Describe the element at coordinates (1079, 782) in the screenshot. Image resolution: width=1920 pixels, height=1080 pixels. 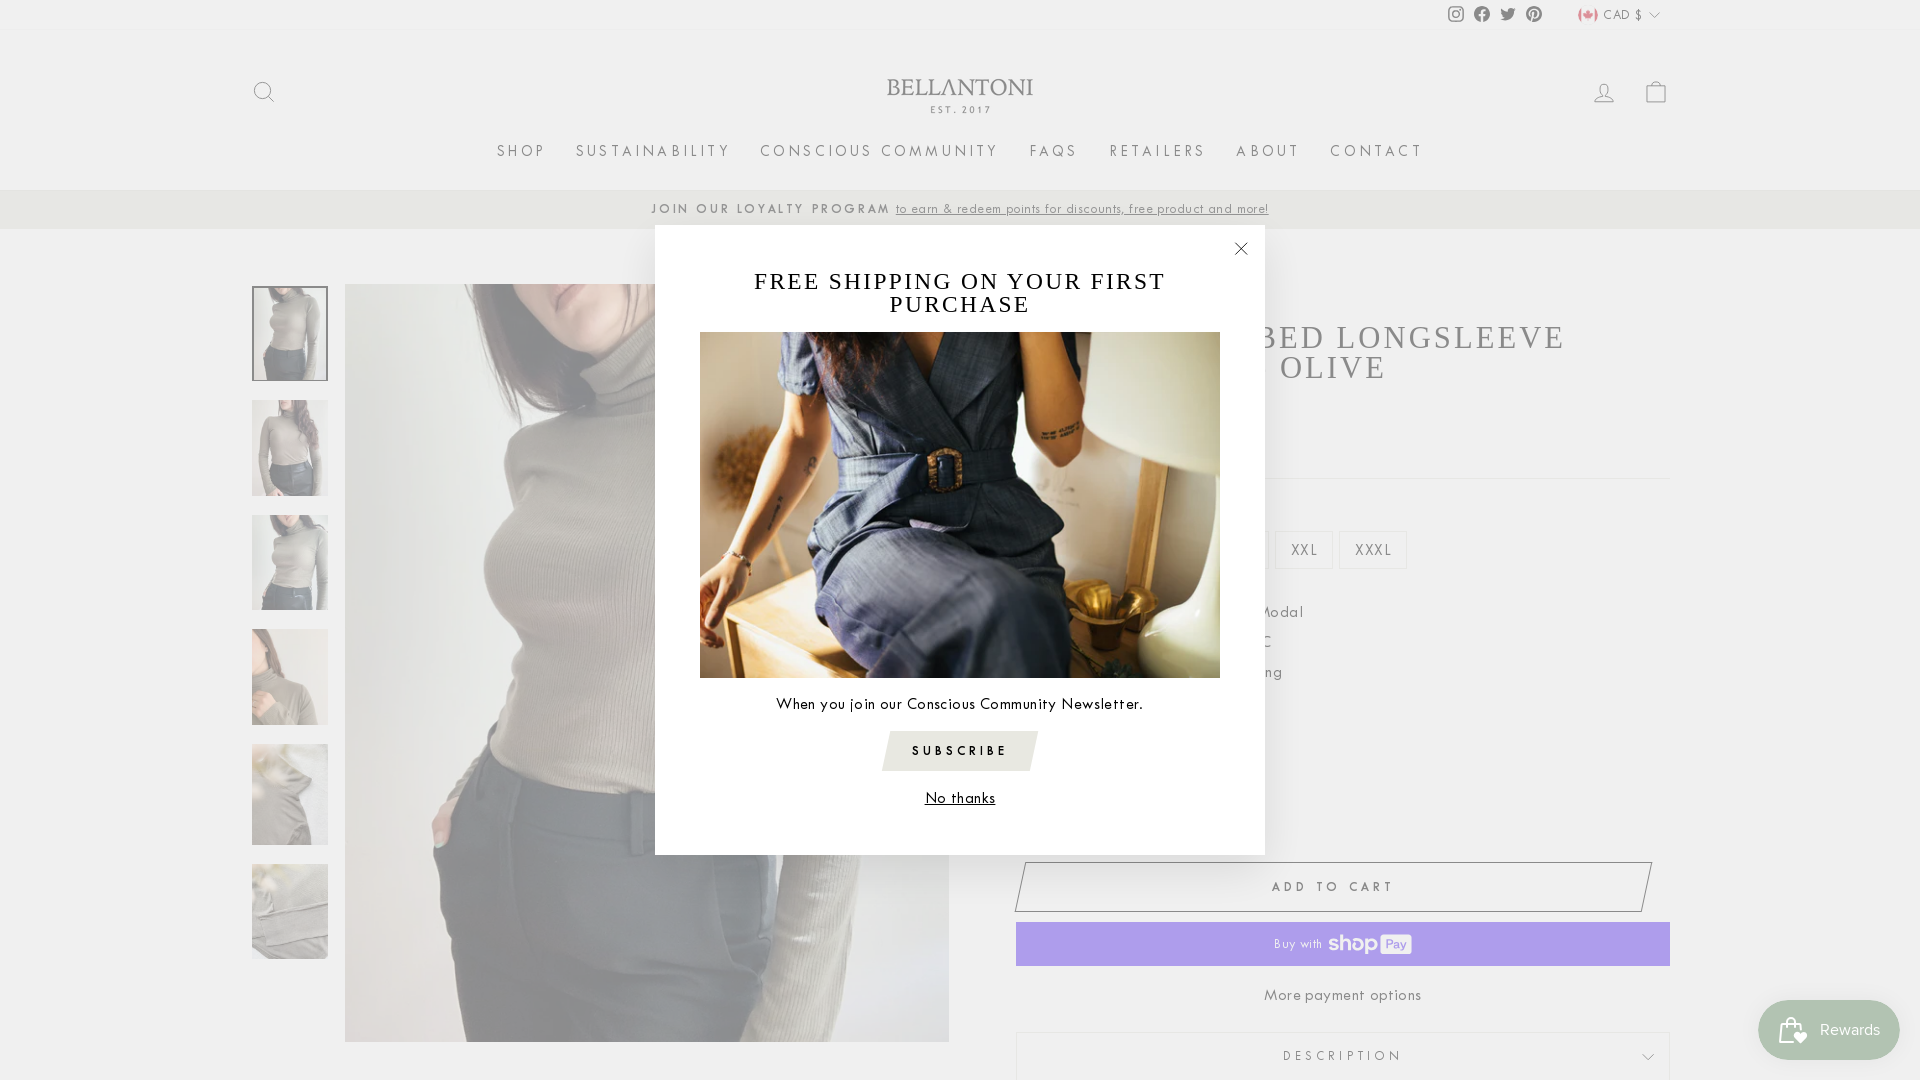
I see `'+'` at that location.